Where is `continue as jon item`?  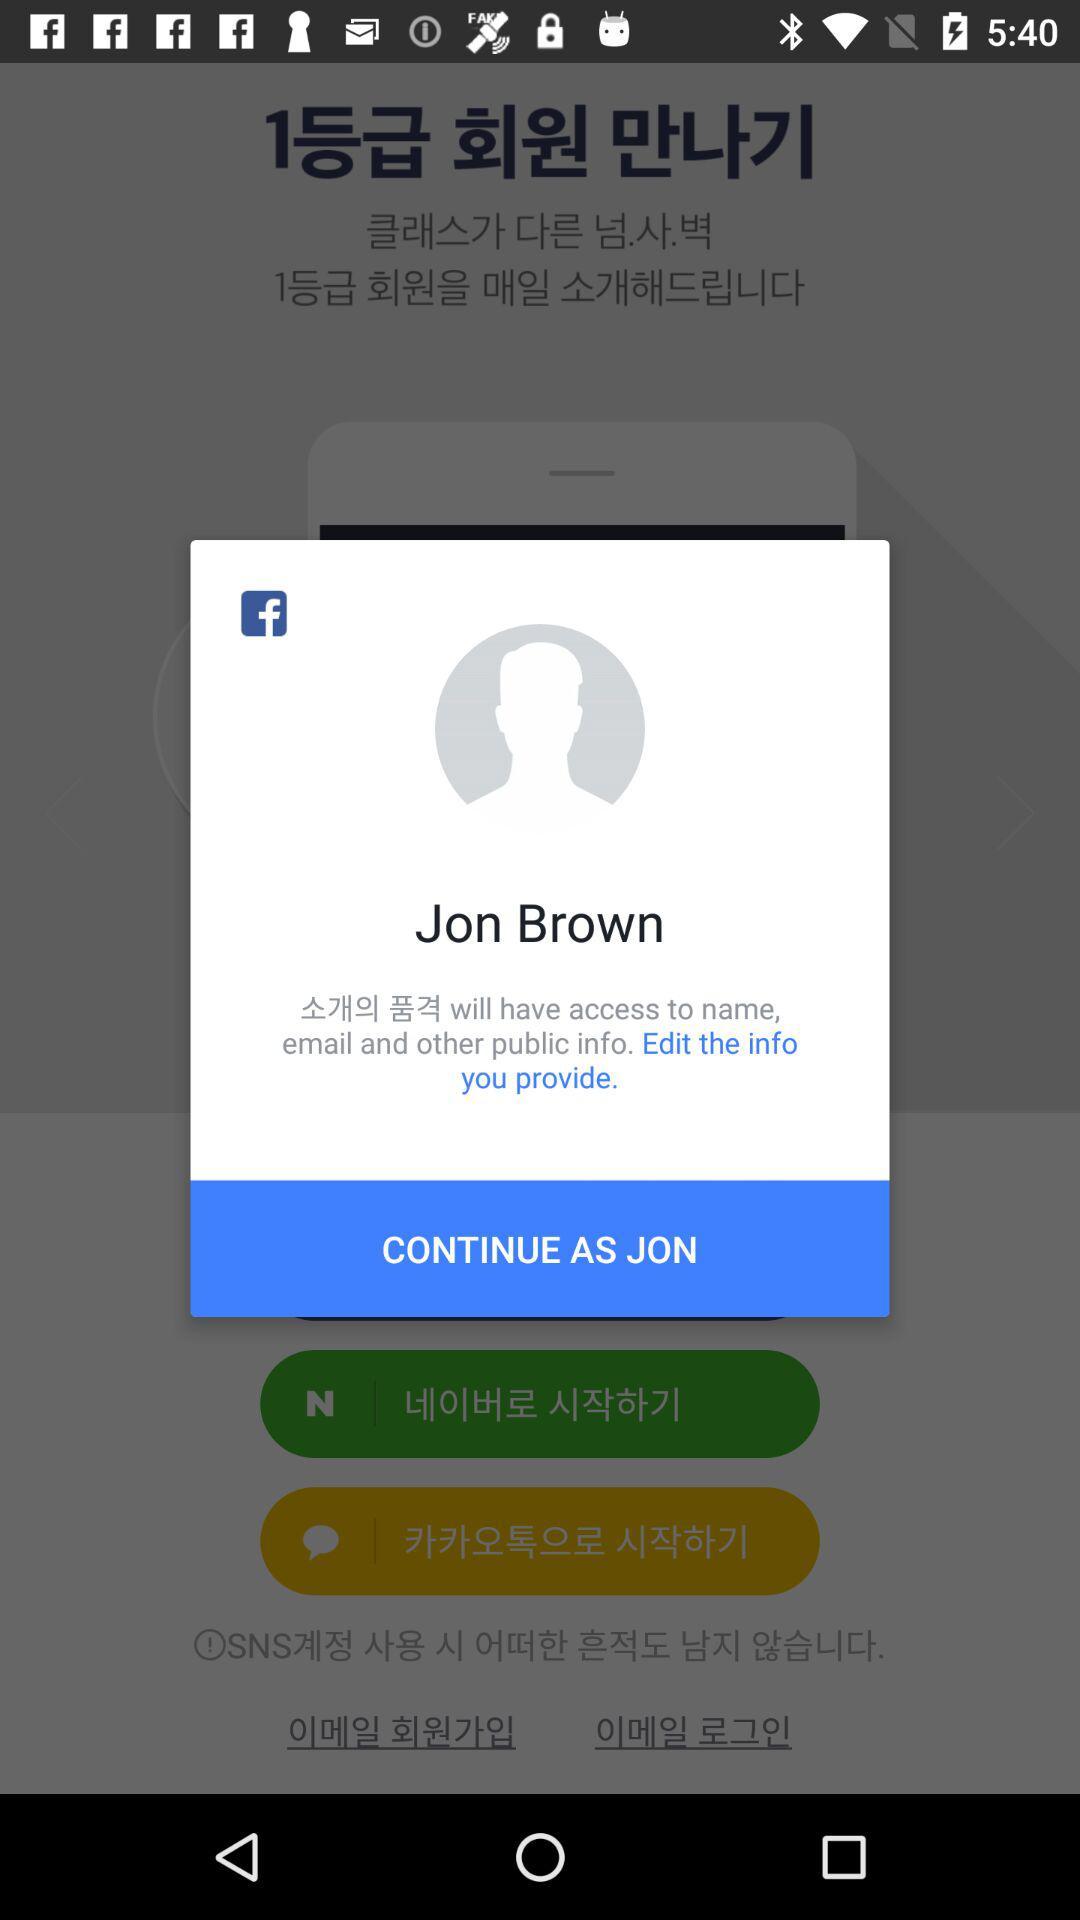
continue as jon item is located at coordinates (540, 1247).